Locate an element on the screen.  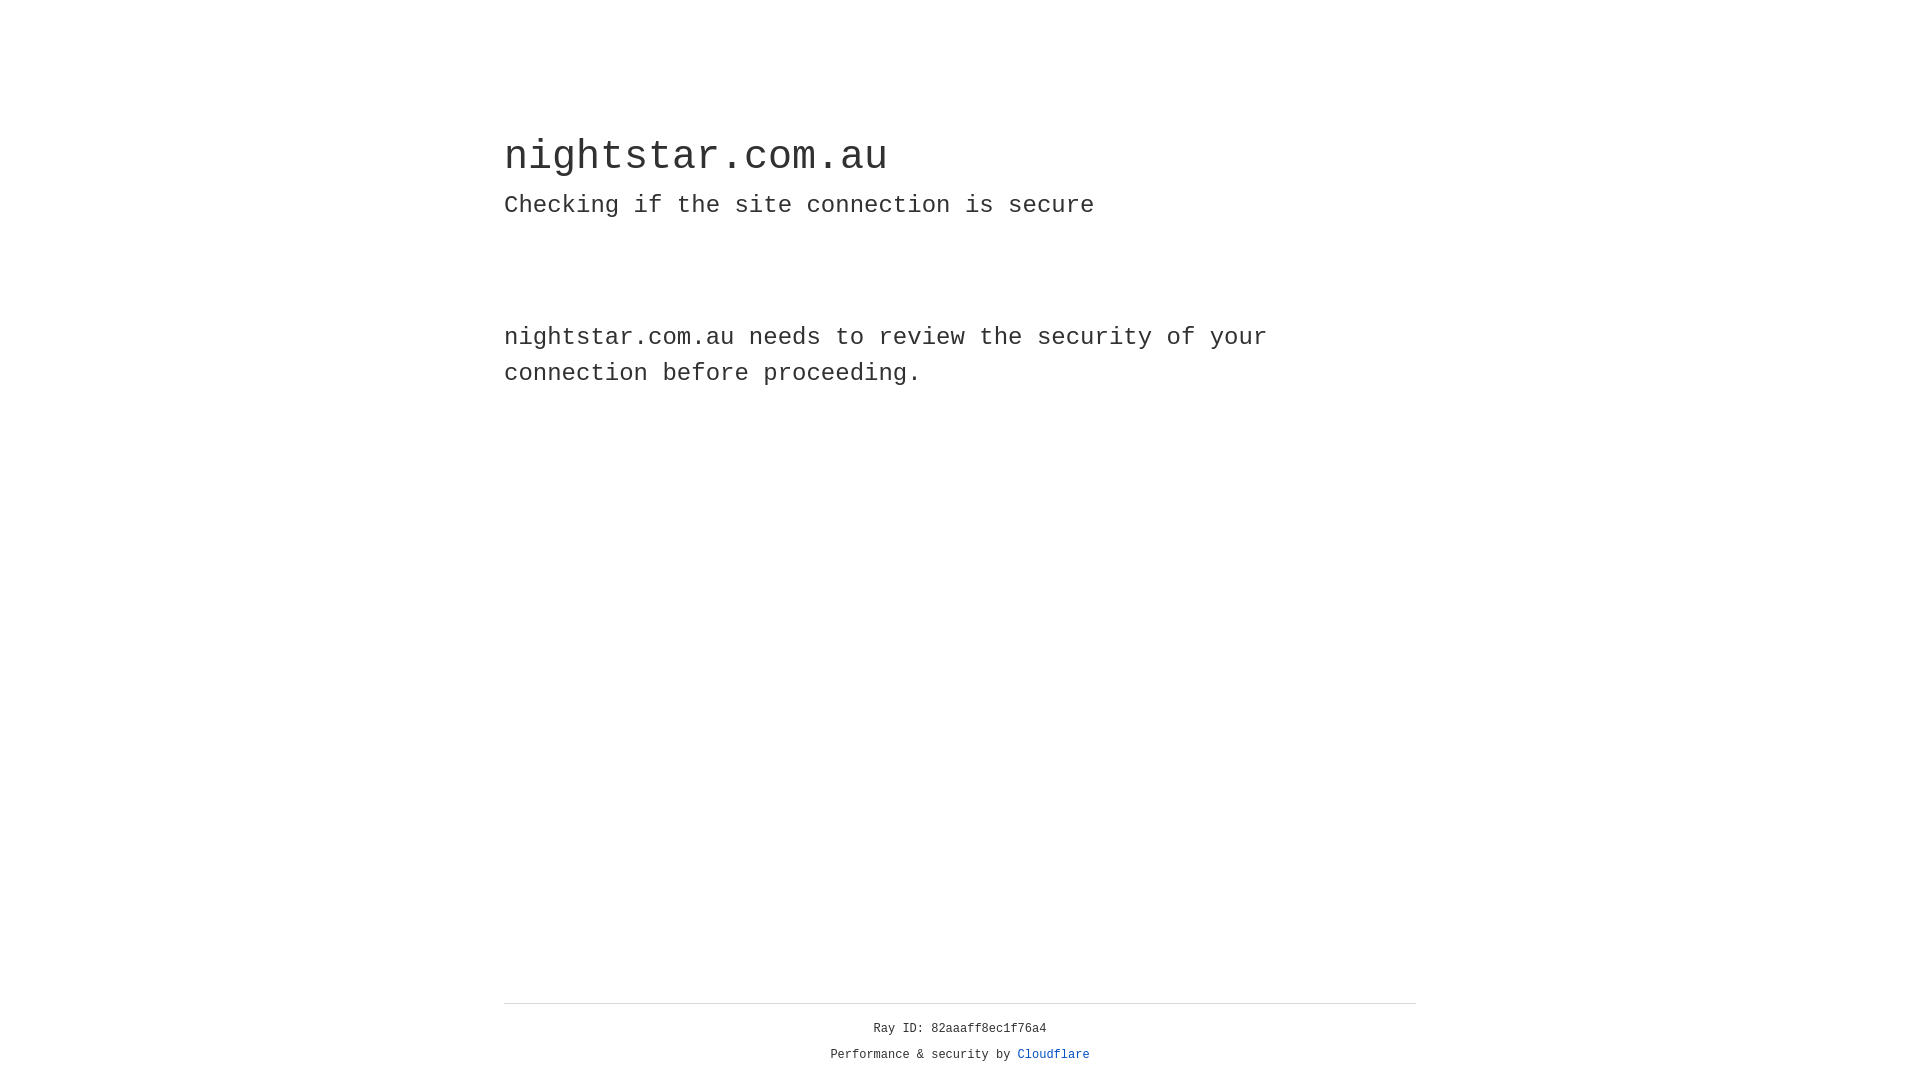
'Cloudflare' is located at coordinates (1053, 1054).